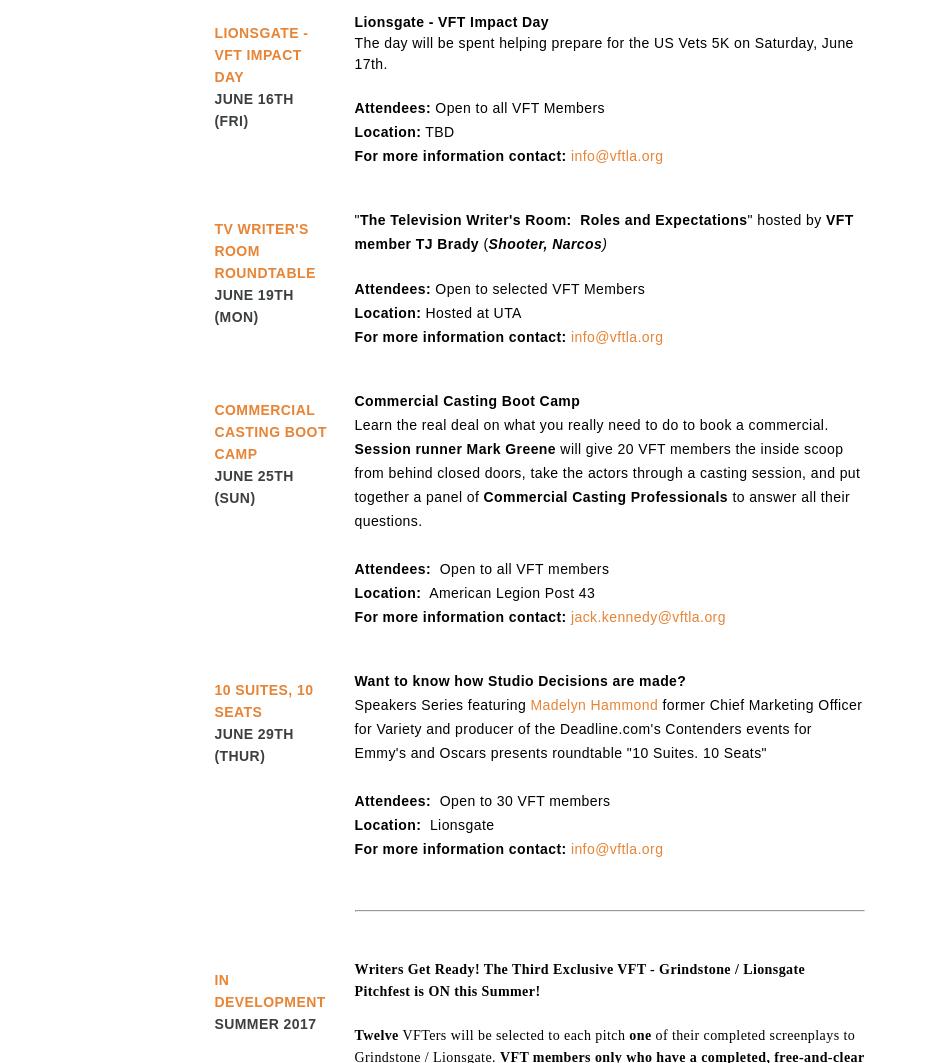 This screenshot has height=1063, width=935. I want to click on 'The Television Writer's Room:  Roles and Expectations', so click(551, 220).